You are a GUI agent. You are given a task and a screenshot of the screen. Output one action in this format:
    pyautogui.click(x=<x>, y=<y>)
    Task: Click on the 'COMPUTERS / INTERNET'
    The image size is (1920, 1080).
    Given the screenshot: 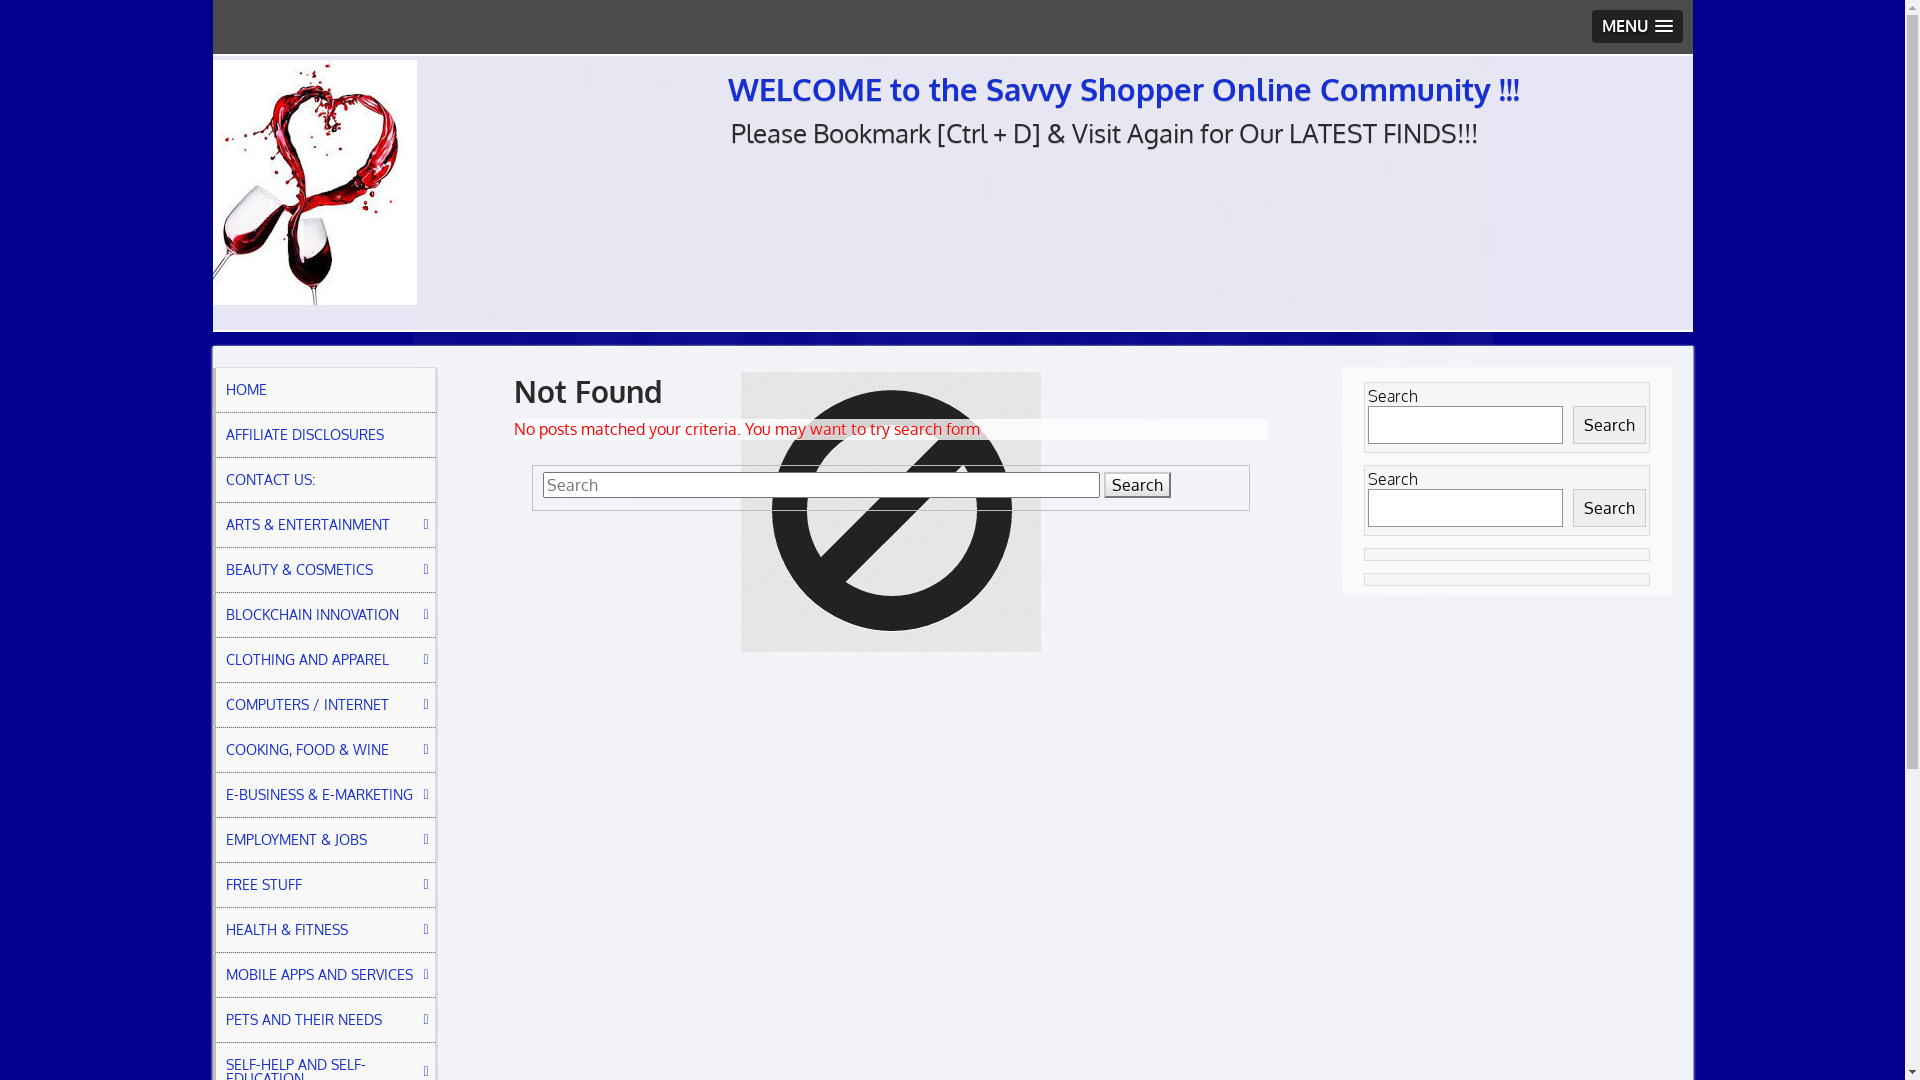 What is the action you would take?
    pyautogui.click(x=324, y=704)
    